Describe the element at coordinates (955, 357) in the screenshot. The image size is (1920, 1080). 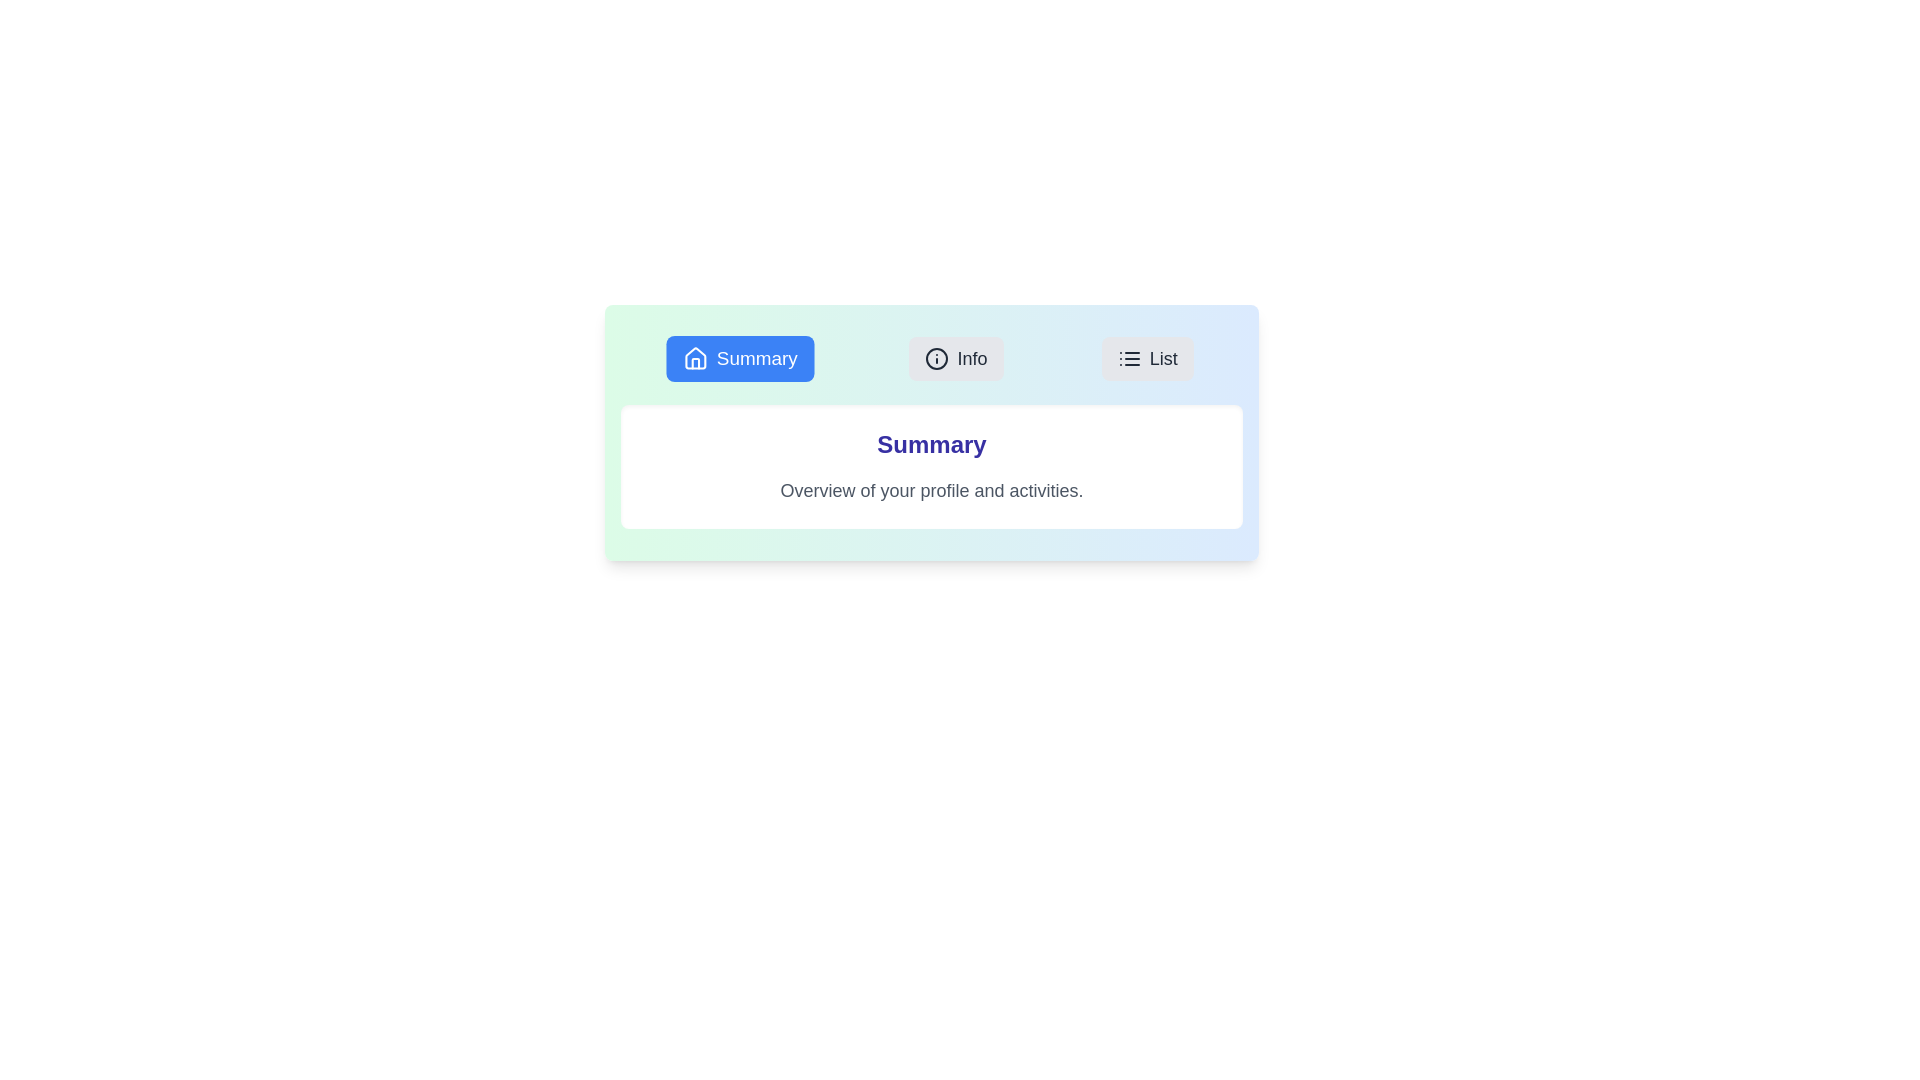
I see `the tab labeled Info to view its content` at that location.